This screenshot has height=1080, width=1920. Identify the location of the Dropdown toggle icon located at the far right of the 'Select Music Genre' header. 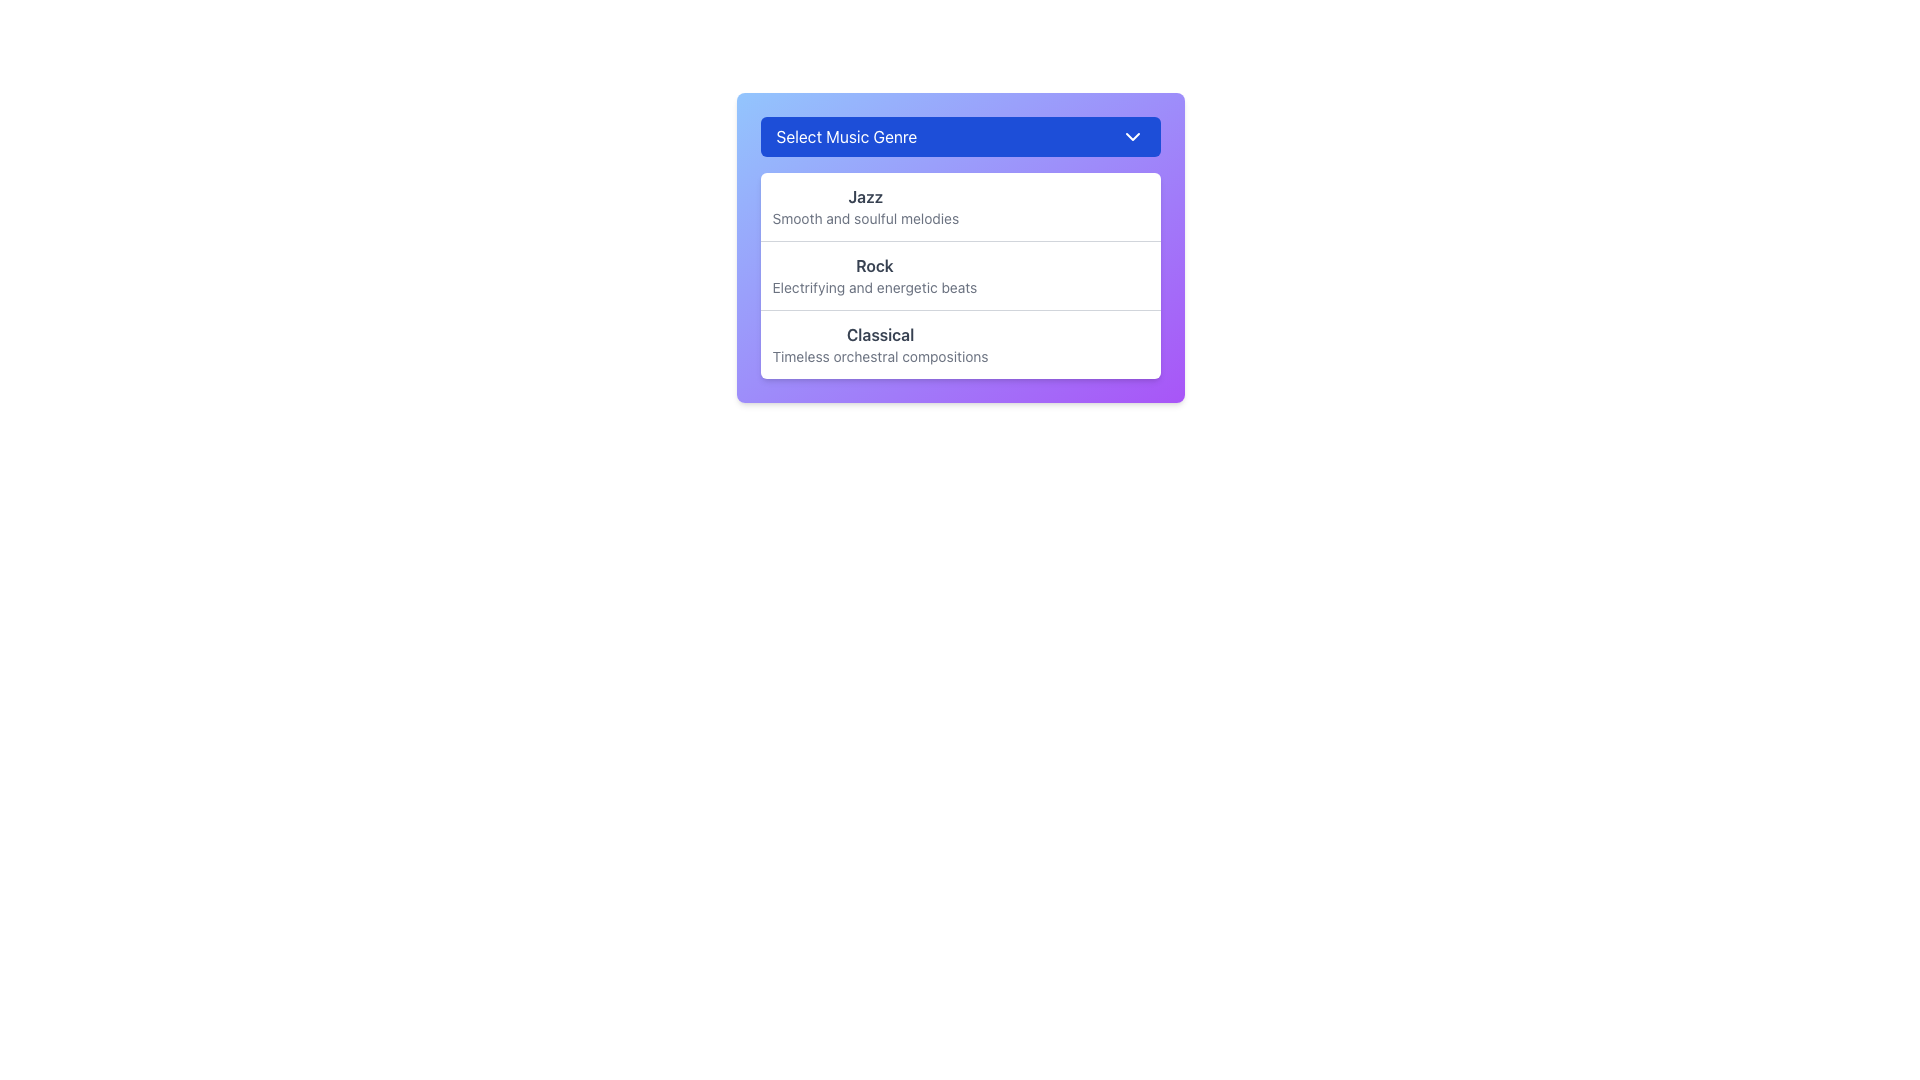
(1132, 136).